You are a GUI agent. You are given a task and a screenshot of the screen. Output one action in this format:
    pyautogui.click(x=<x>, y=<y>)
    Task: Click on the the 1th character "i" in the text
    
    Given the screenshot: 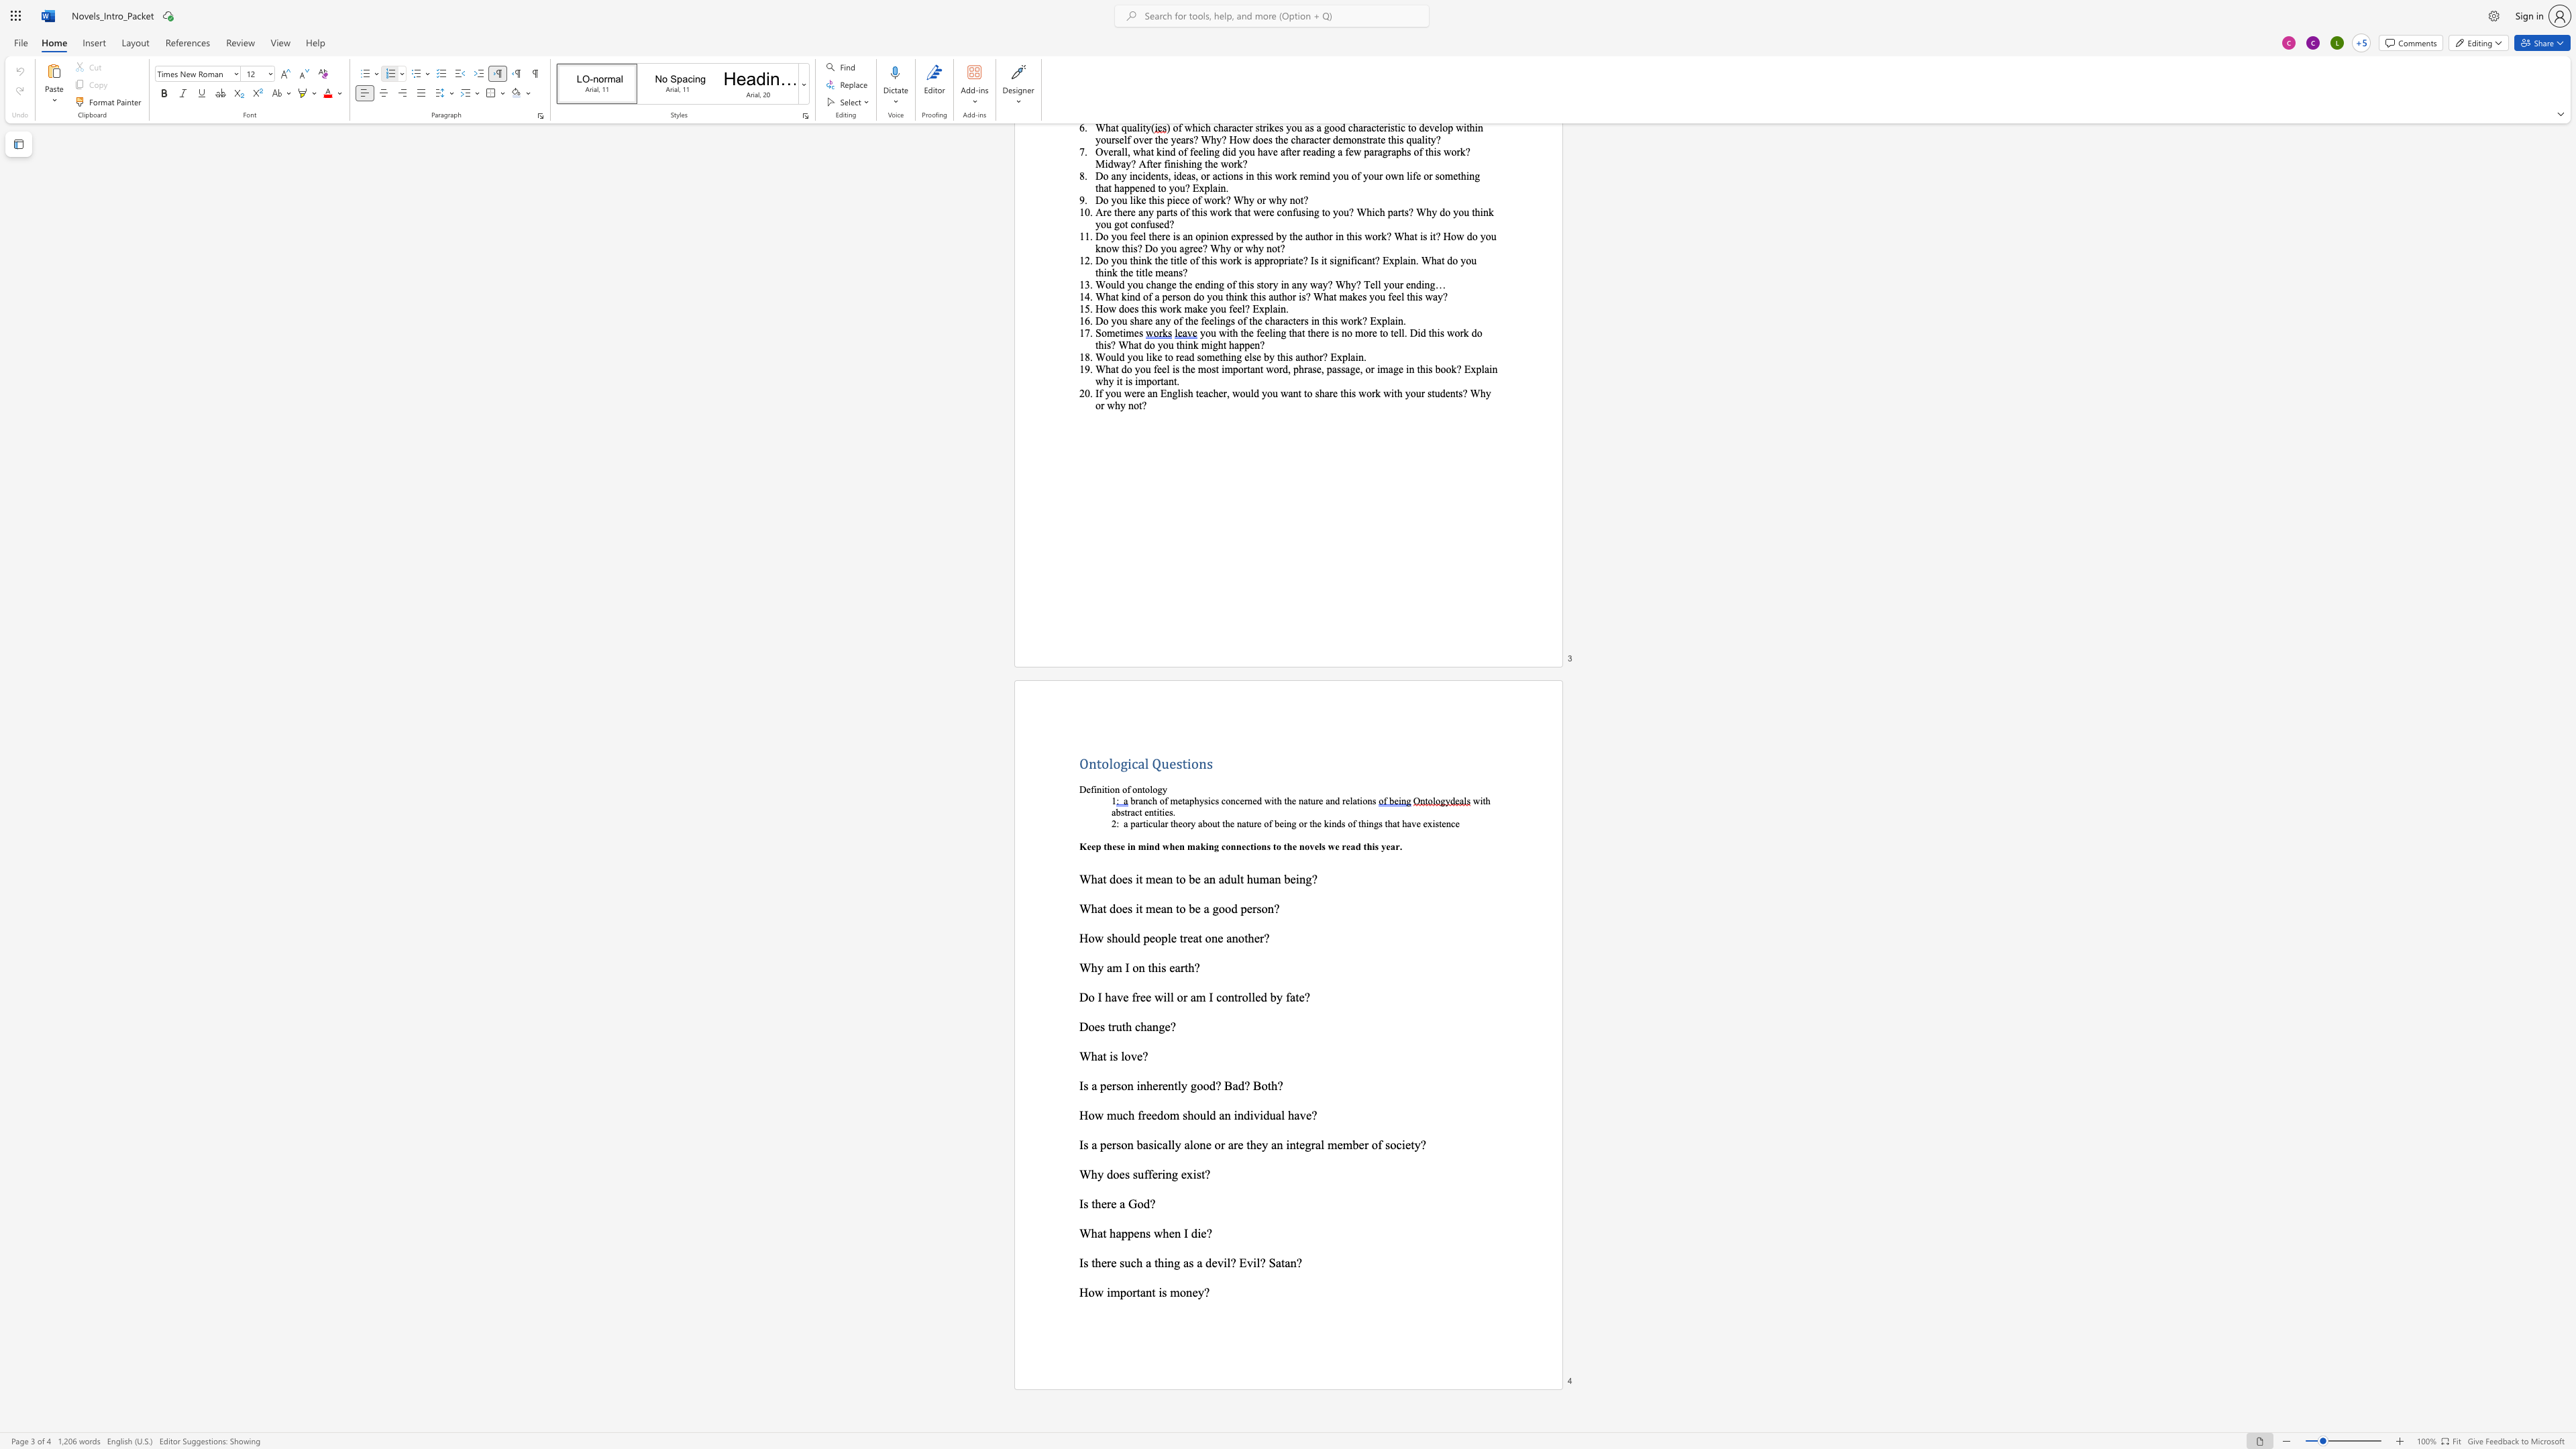 What is the action you would take?
    pyautogui.click(x=1095, y=788)
    